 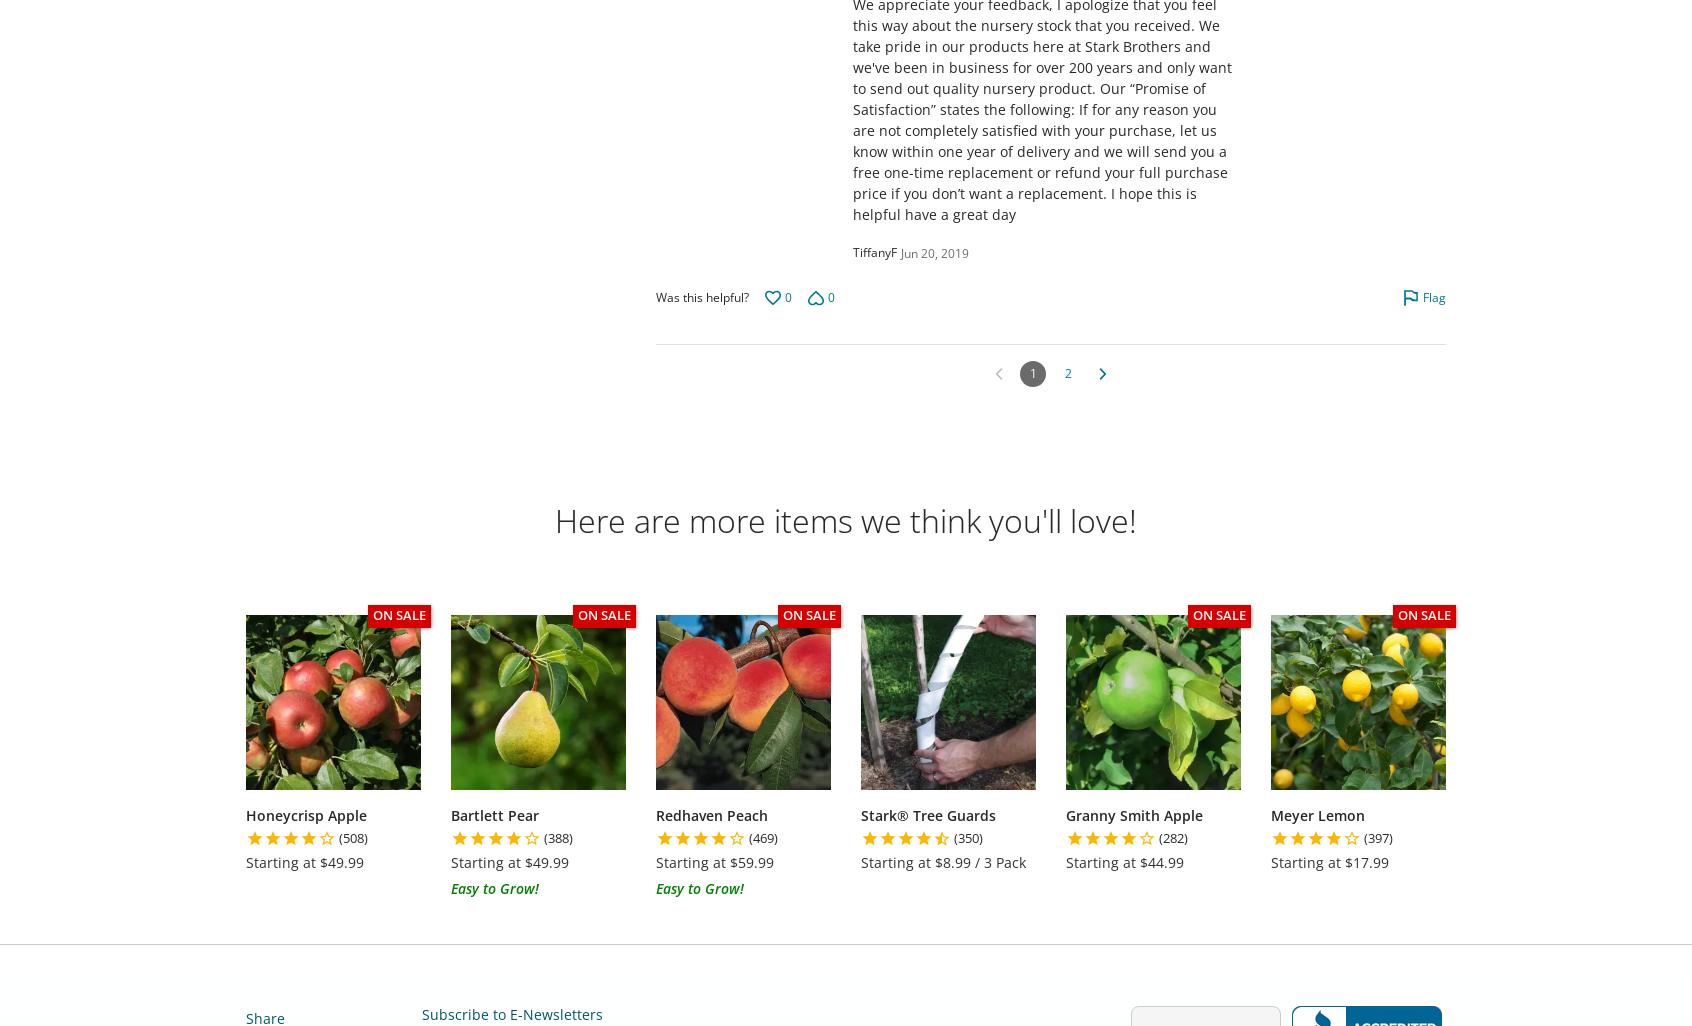 I want to click on 'Meyer Lemon', so click(x=1317, y=813).